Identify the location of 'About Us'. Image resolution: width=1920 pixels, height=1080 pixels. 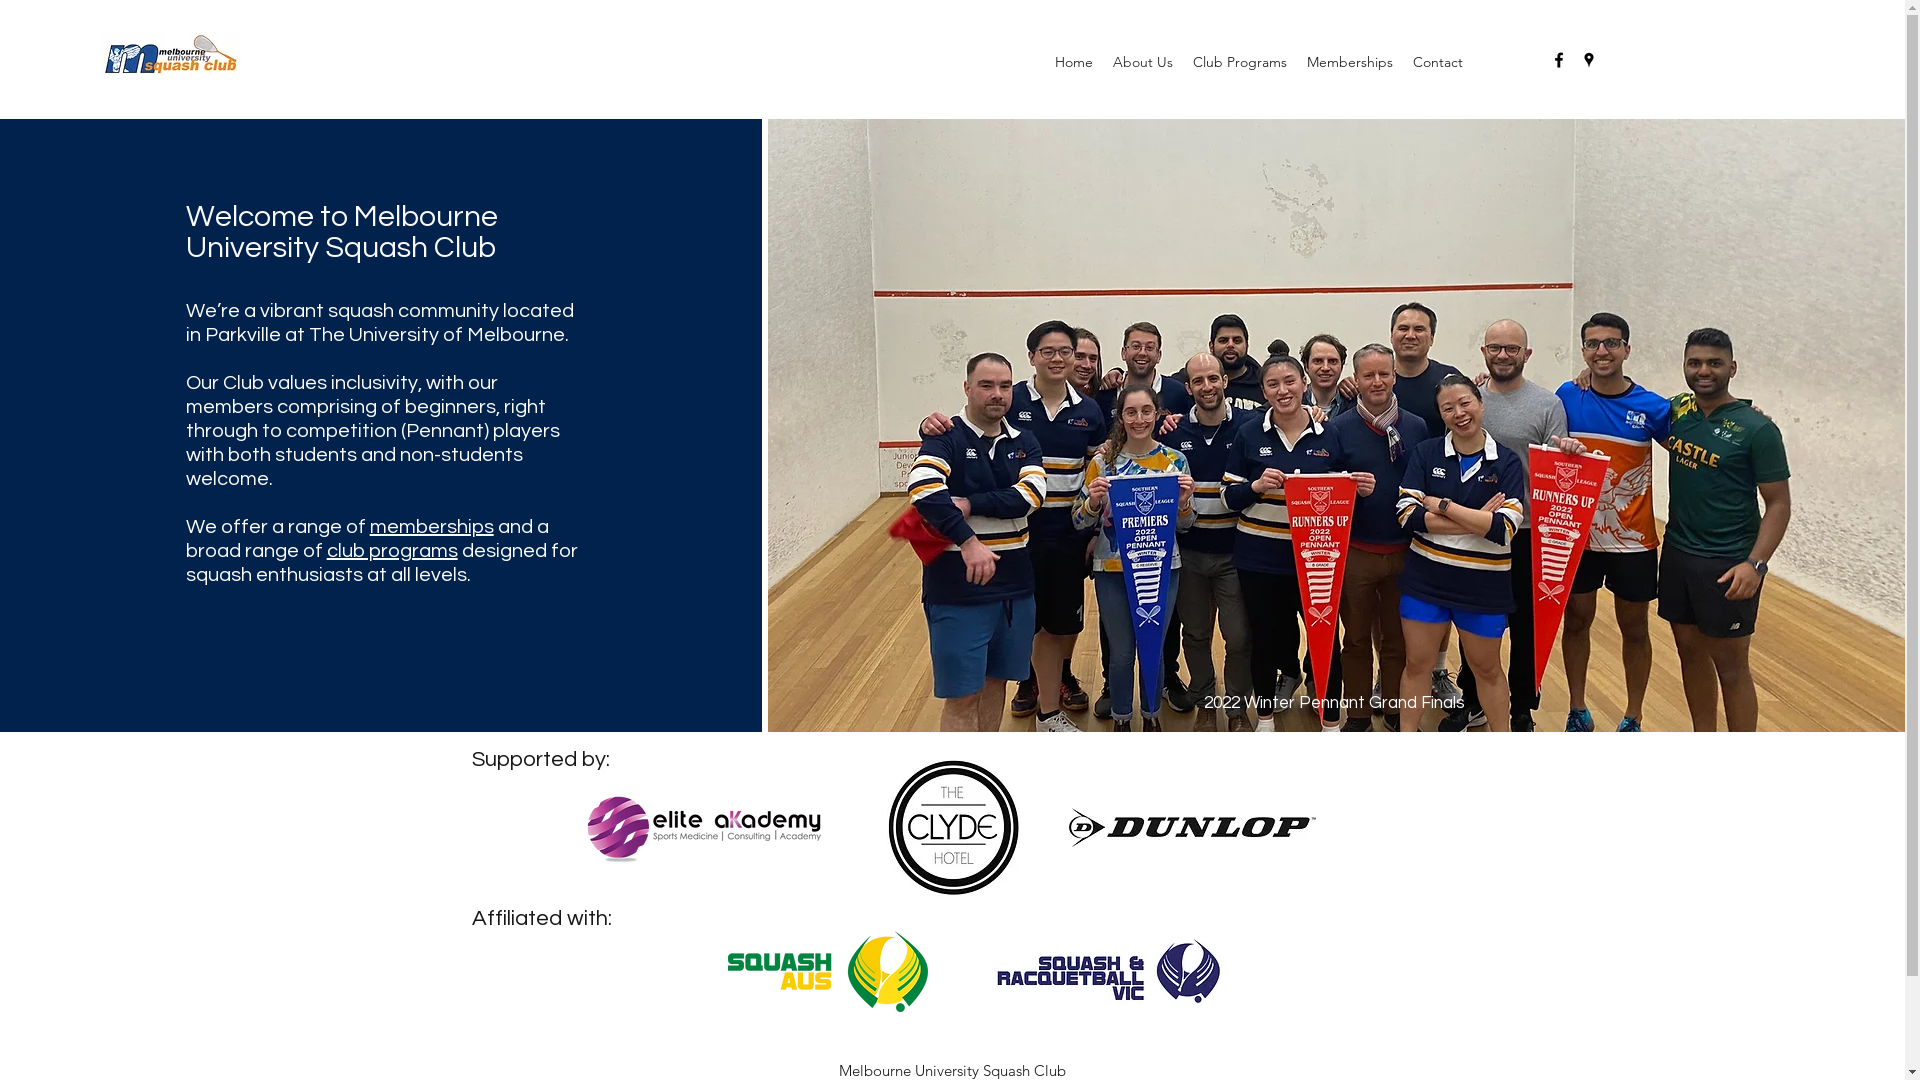
(1102, 59).